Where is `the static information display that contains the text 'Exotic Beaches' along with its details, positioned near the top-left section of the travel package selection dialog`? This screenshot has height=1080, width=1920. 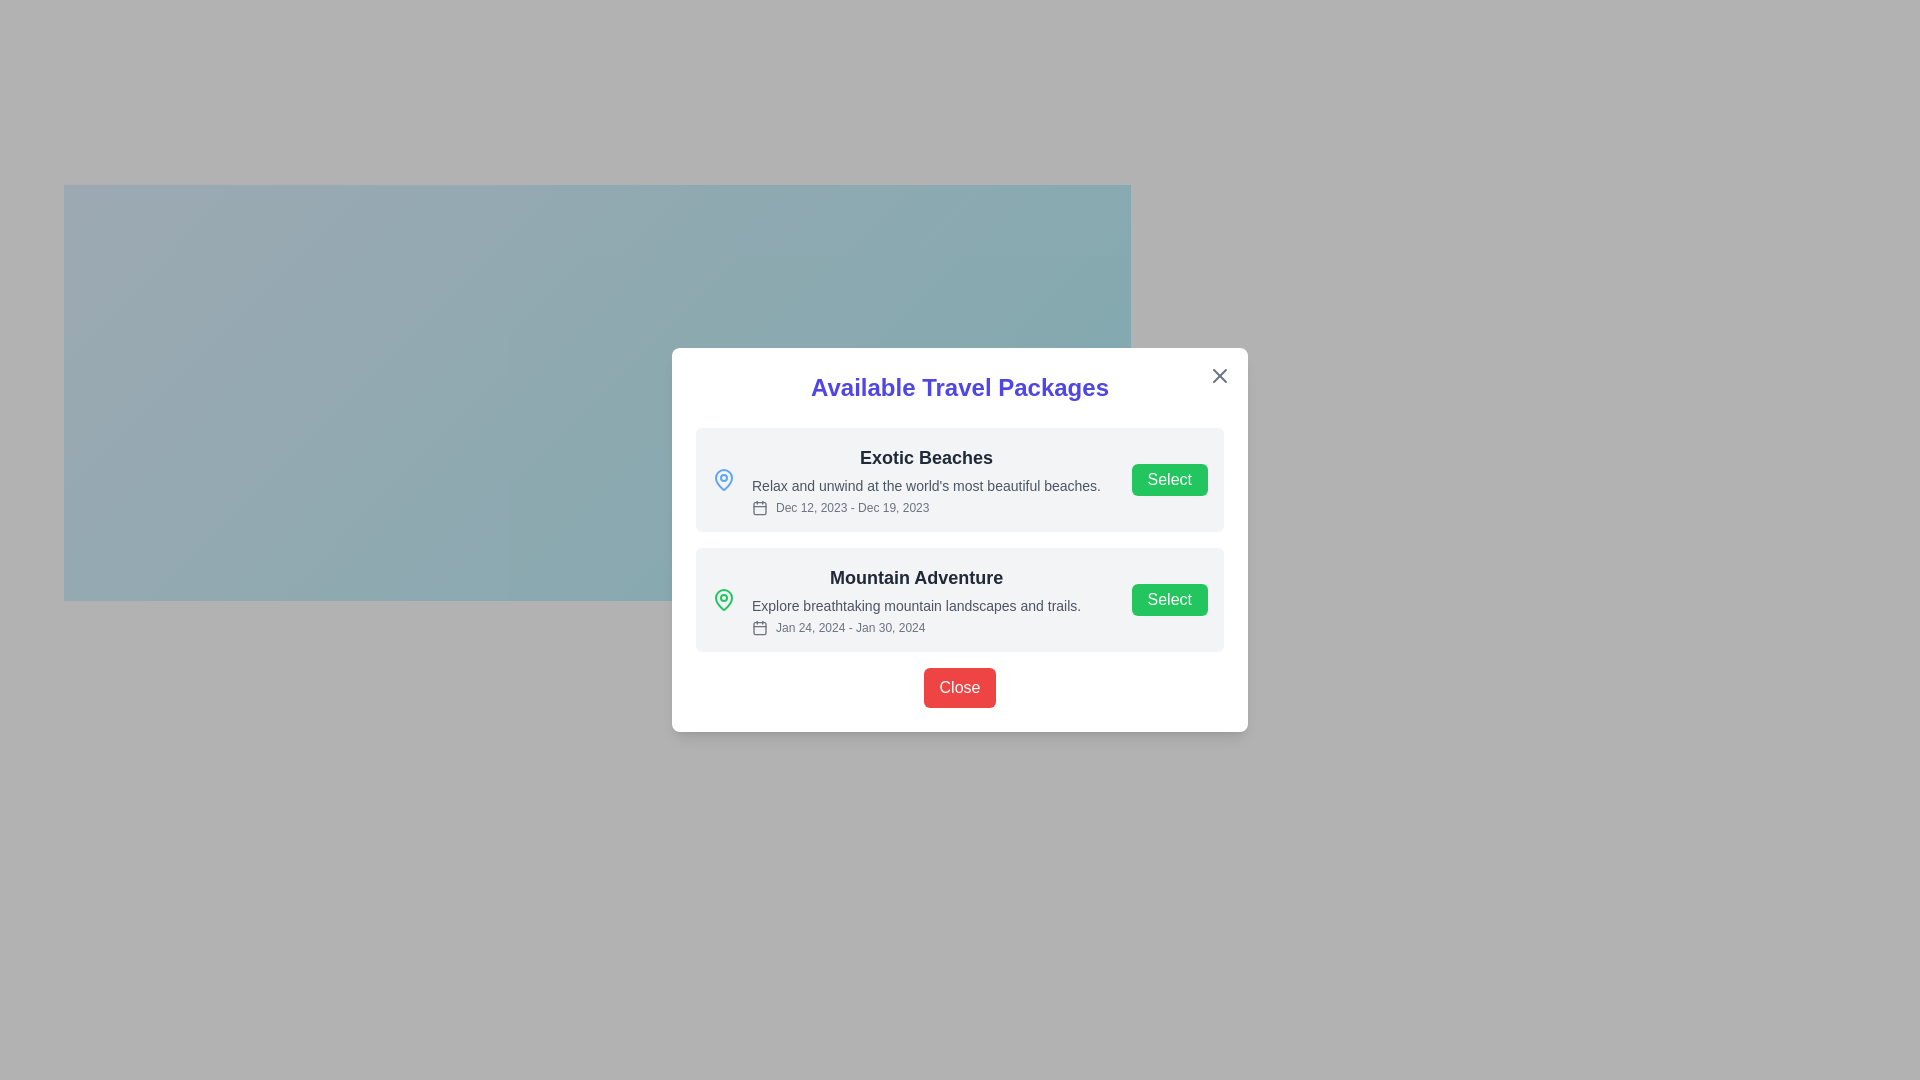
the static information display that contains the text 'Exotic Beaches' along with its details, positioned near the top-left section of the travel package selection dialog is located at coordinates (925, 479).